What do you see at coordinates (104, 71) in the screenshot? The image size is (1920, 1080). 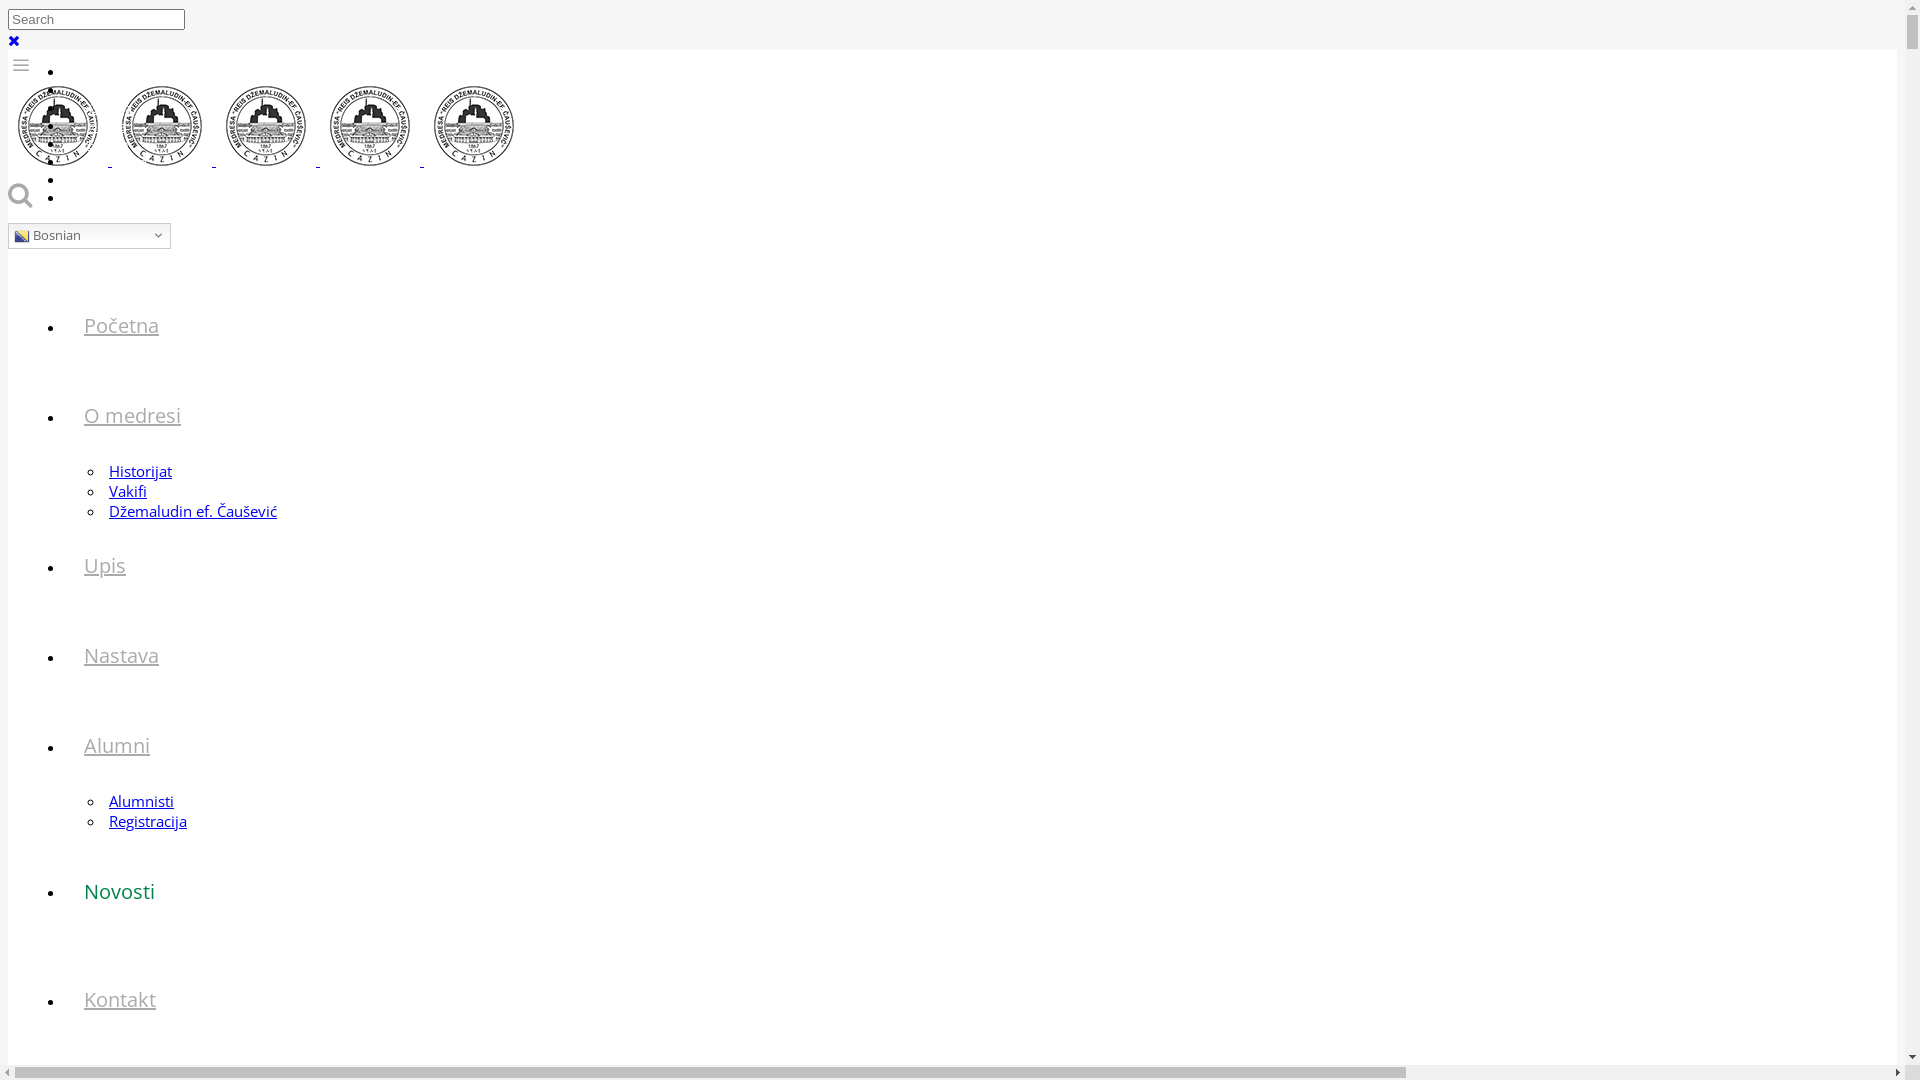 I see `'eDnevnik'` at bounding box center [104, 71].